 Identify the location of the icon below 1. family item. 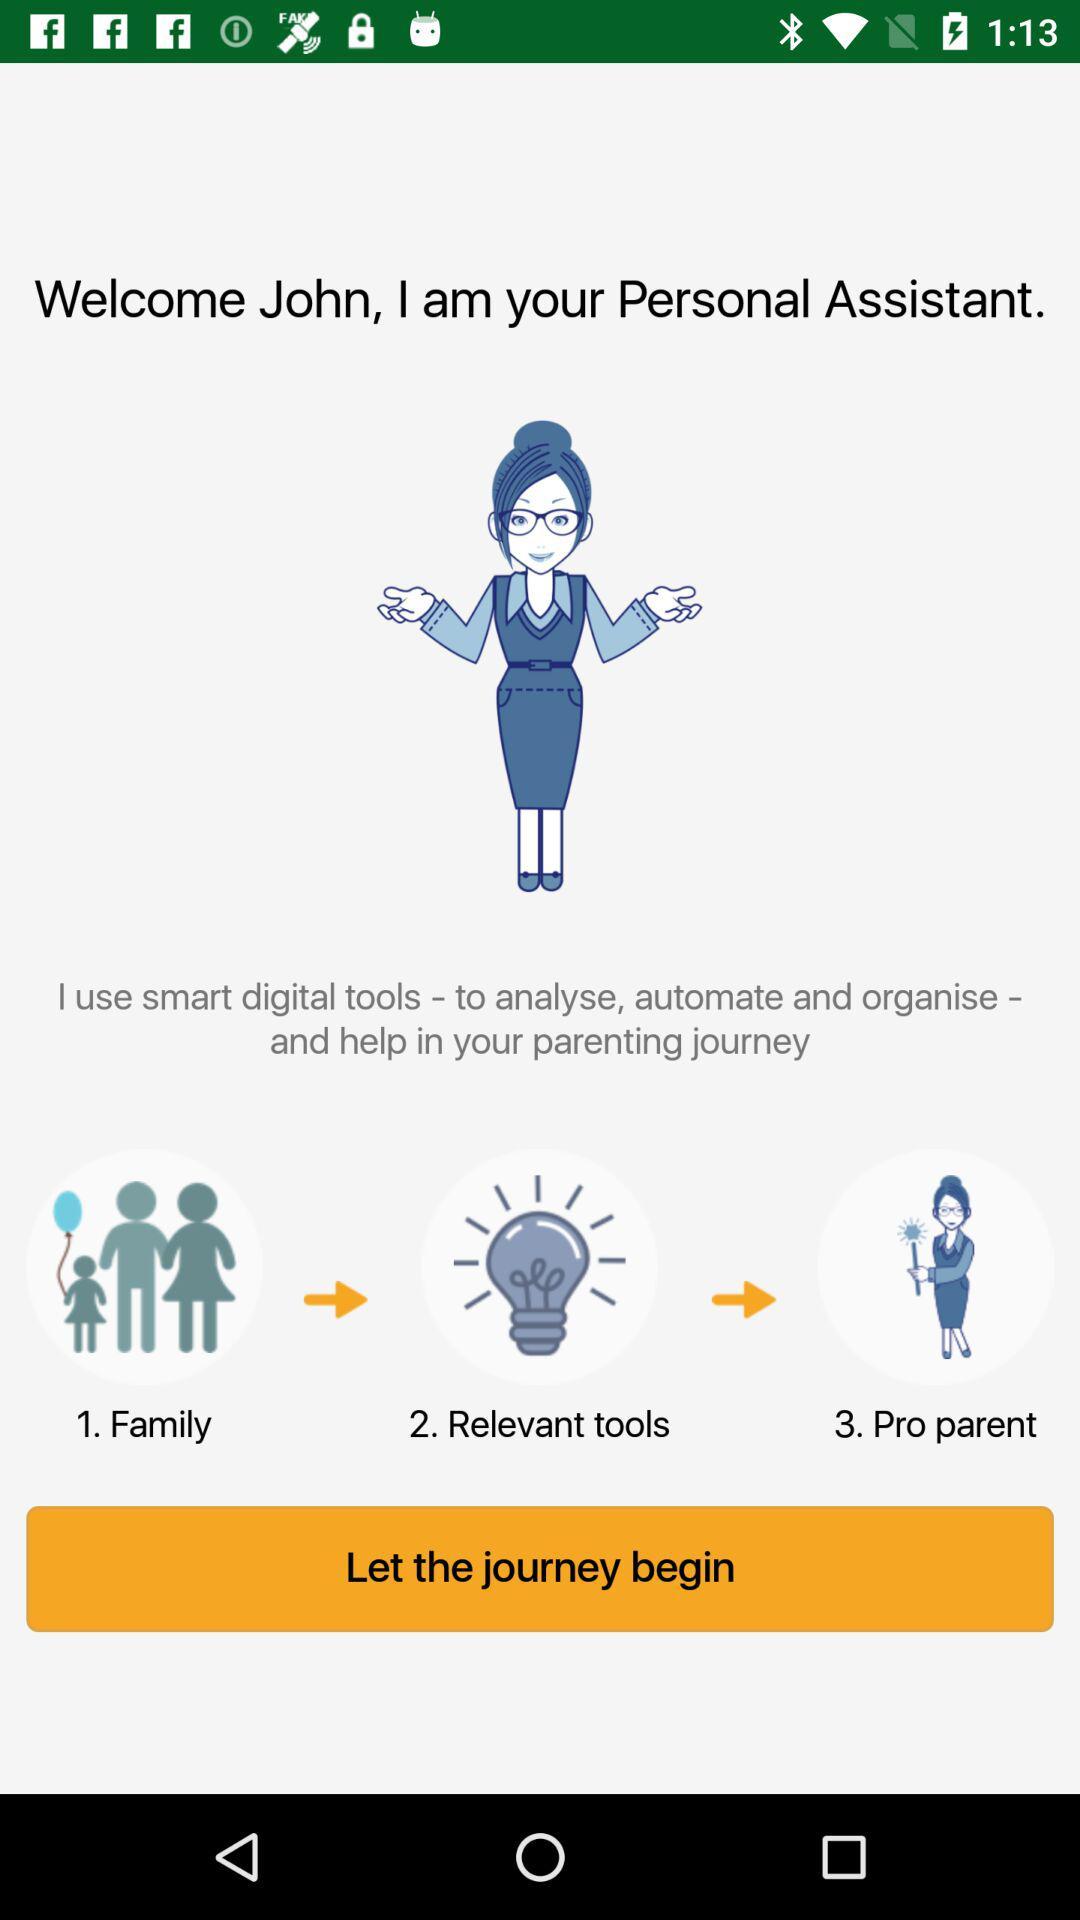
(540, 1568).